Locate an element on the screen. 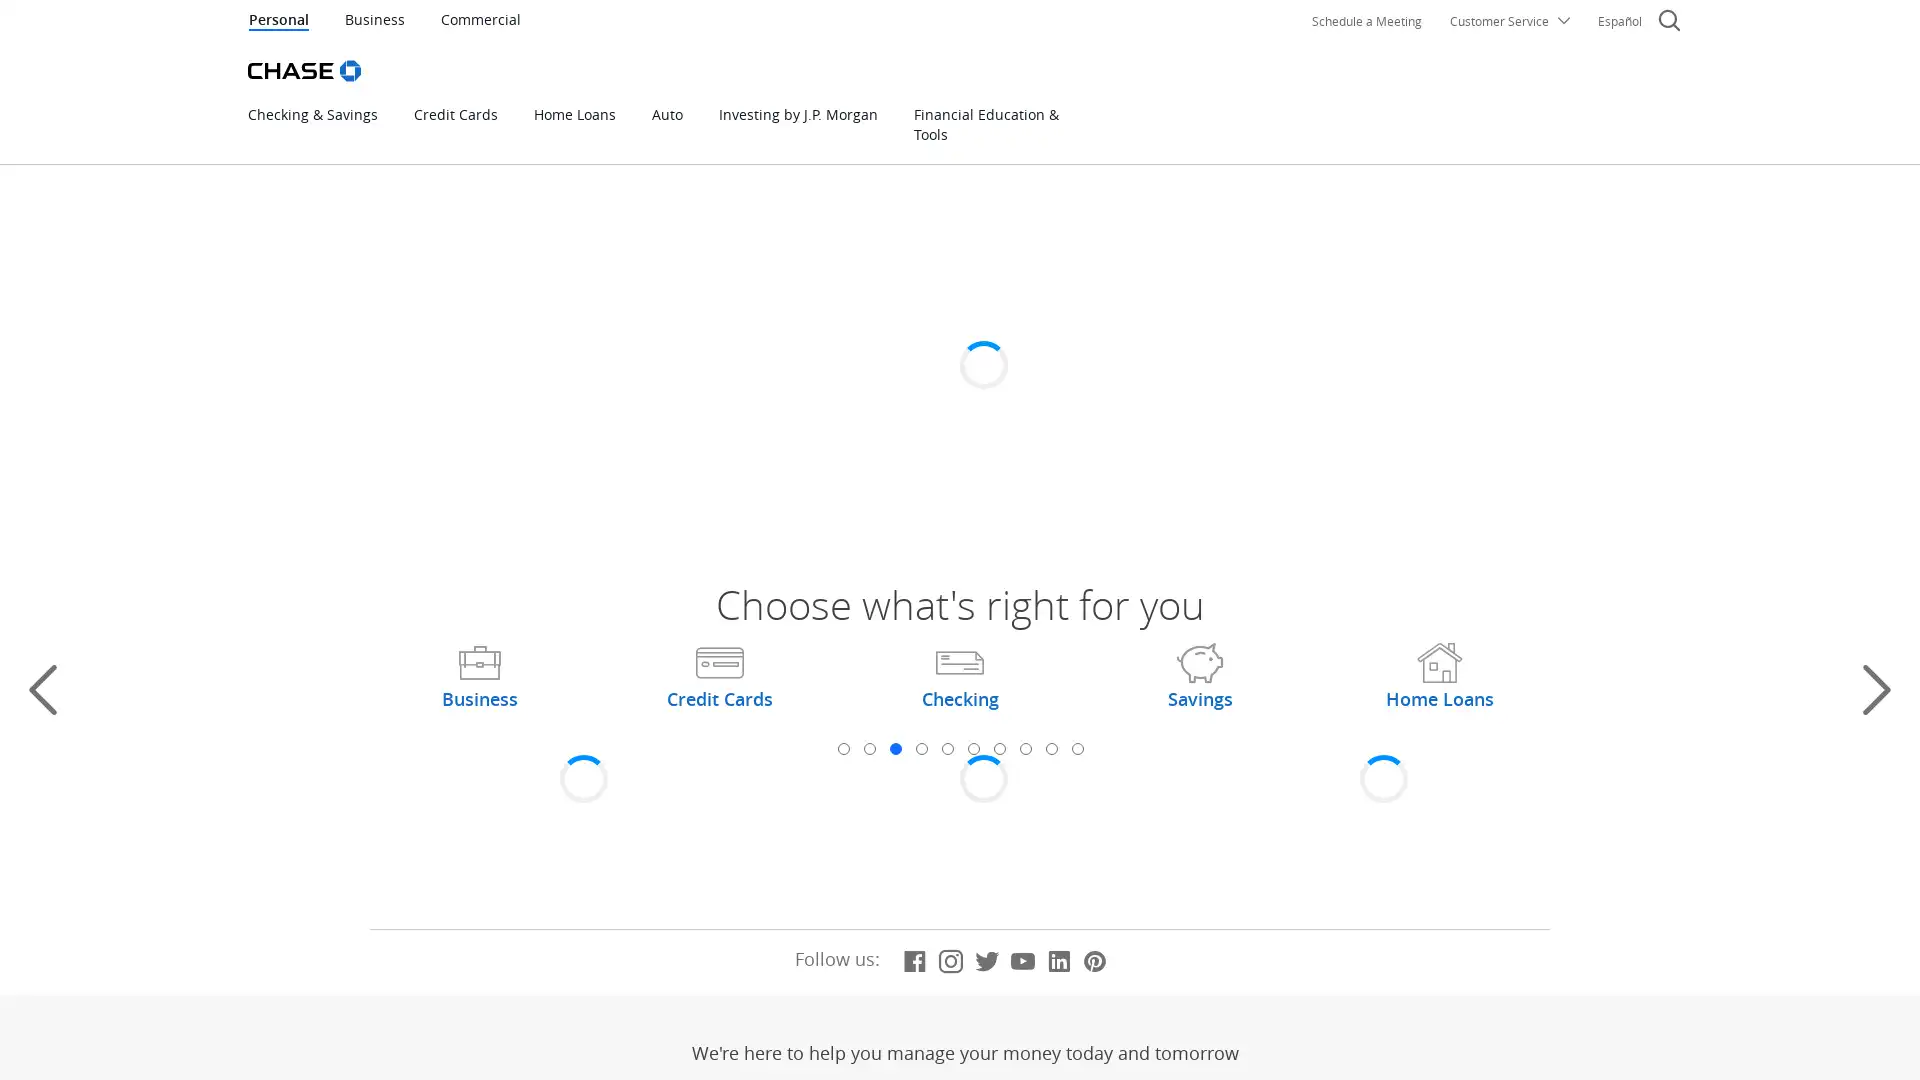 Image resolution: width=1920 pixels, height=1080 pixels. Slide 2 of 10 is located at coordinates (868, 748).